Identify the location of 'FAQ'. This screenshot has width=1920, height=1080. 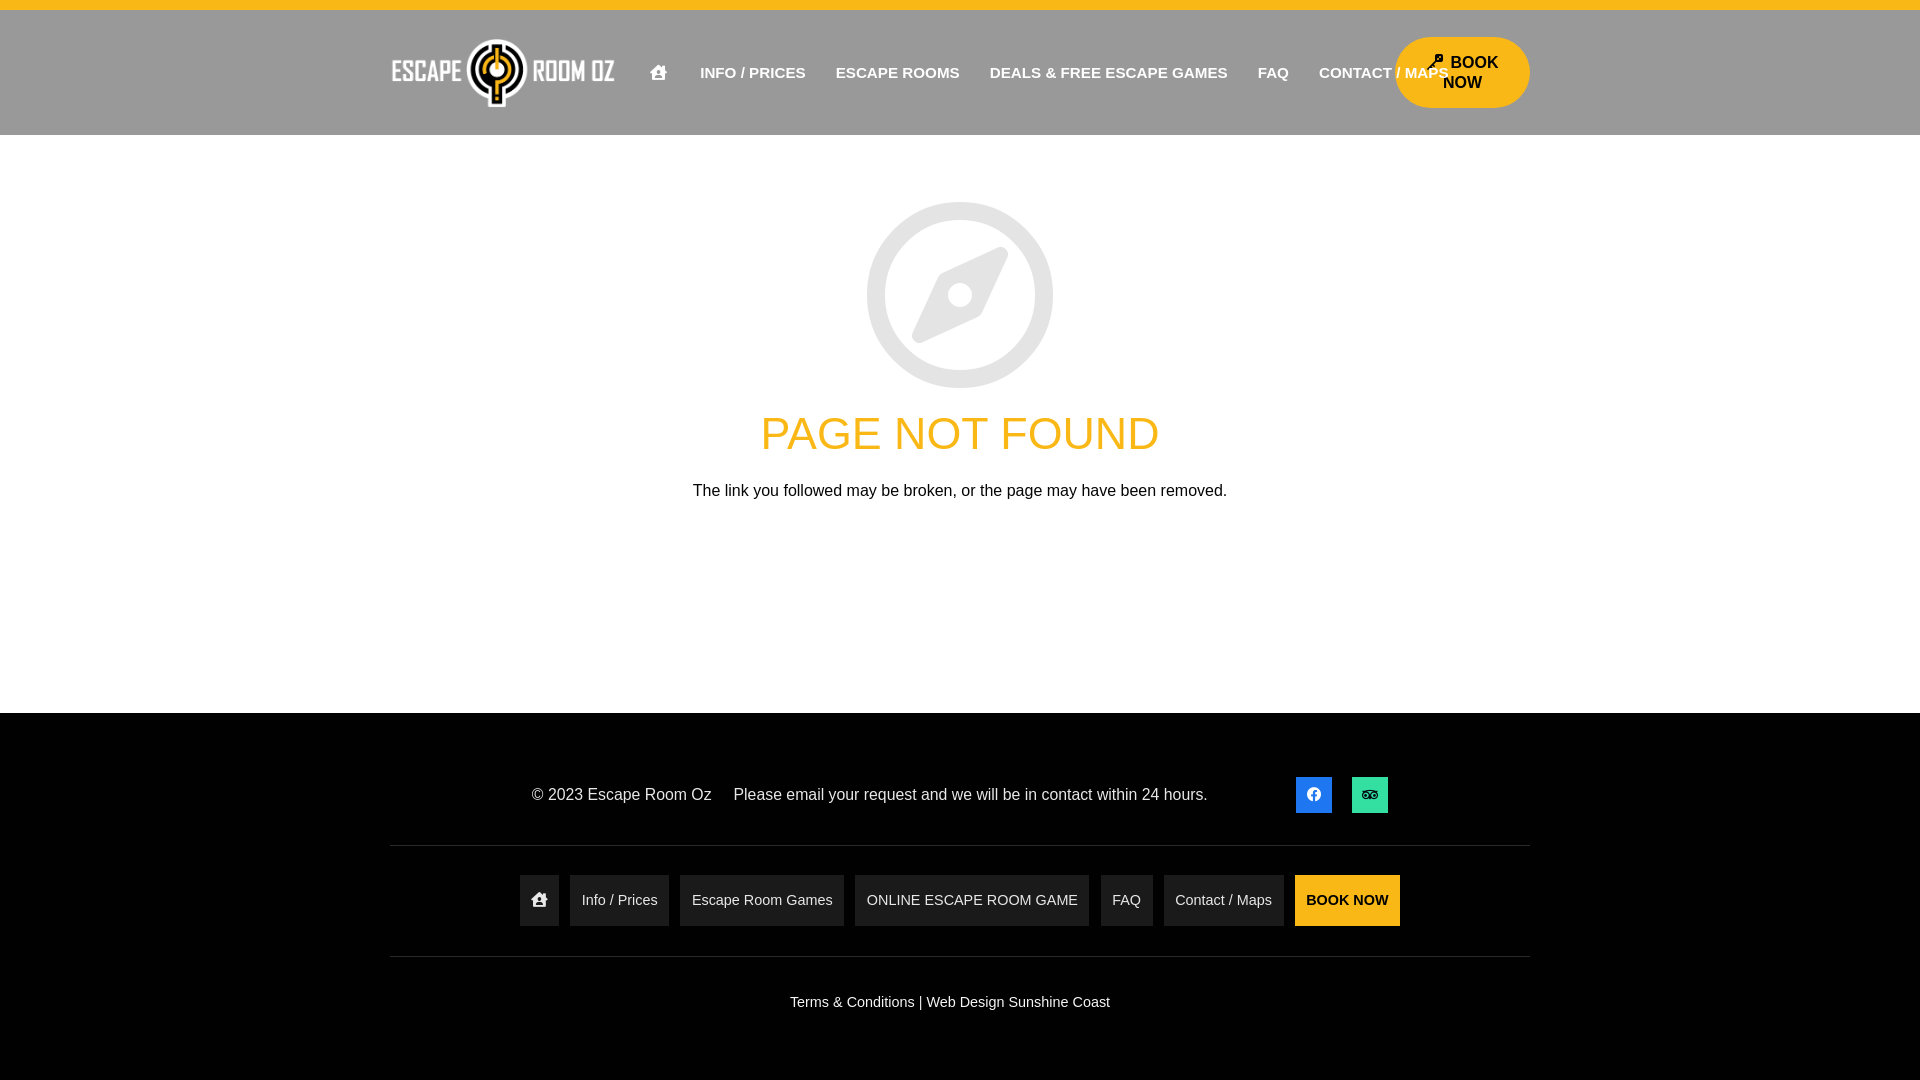
(1272, 72).